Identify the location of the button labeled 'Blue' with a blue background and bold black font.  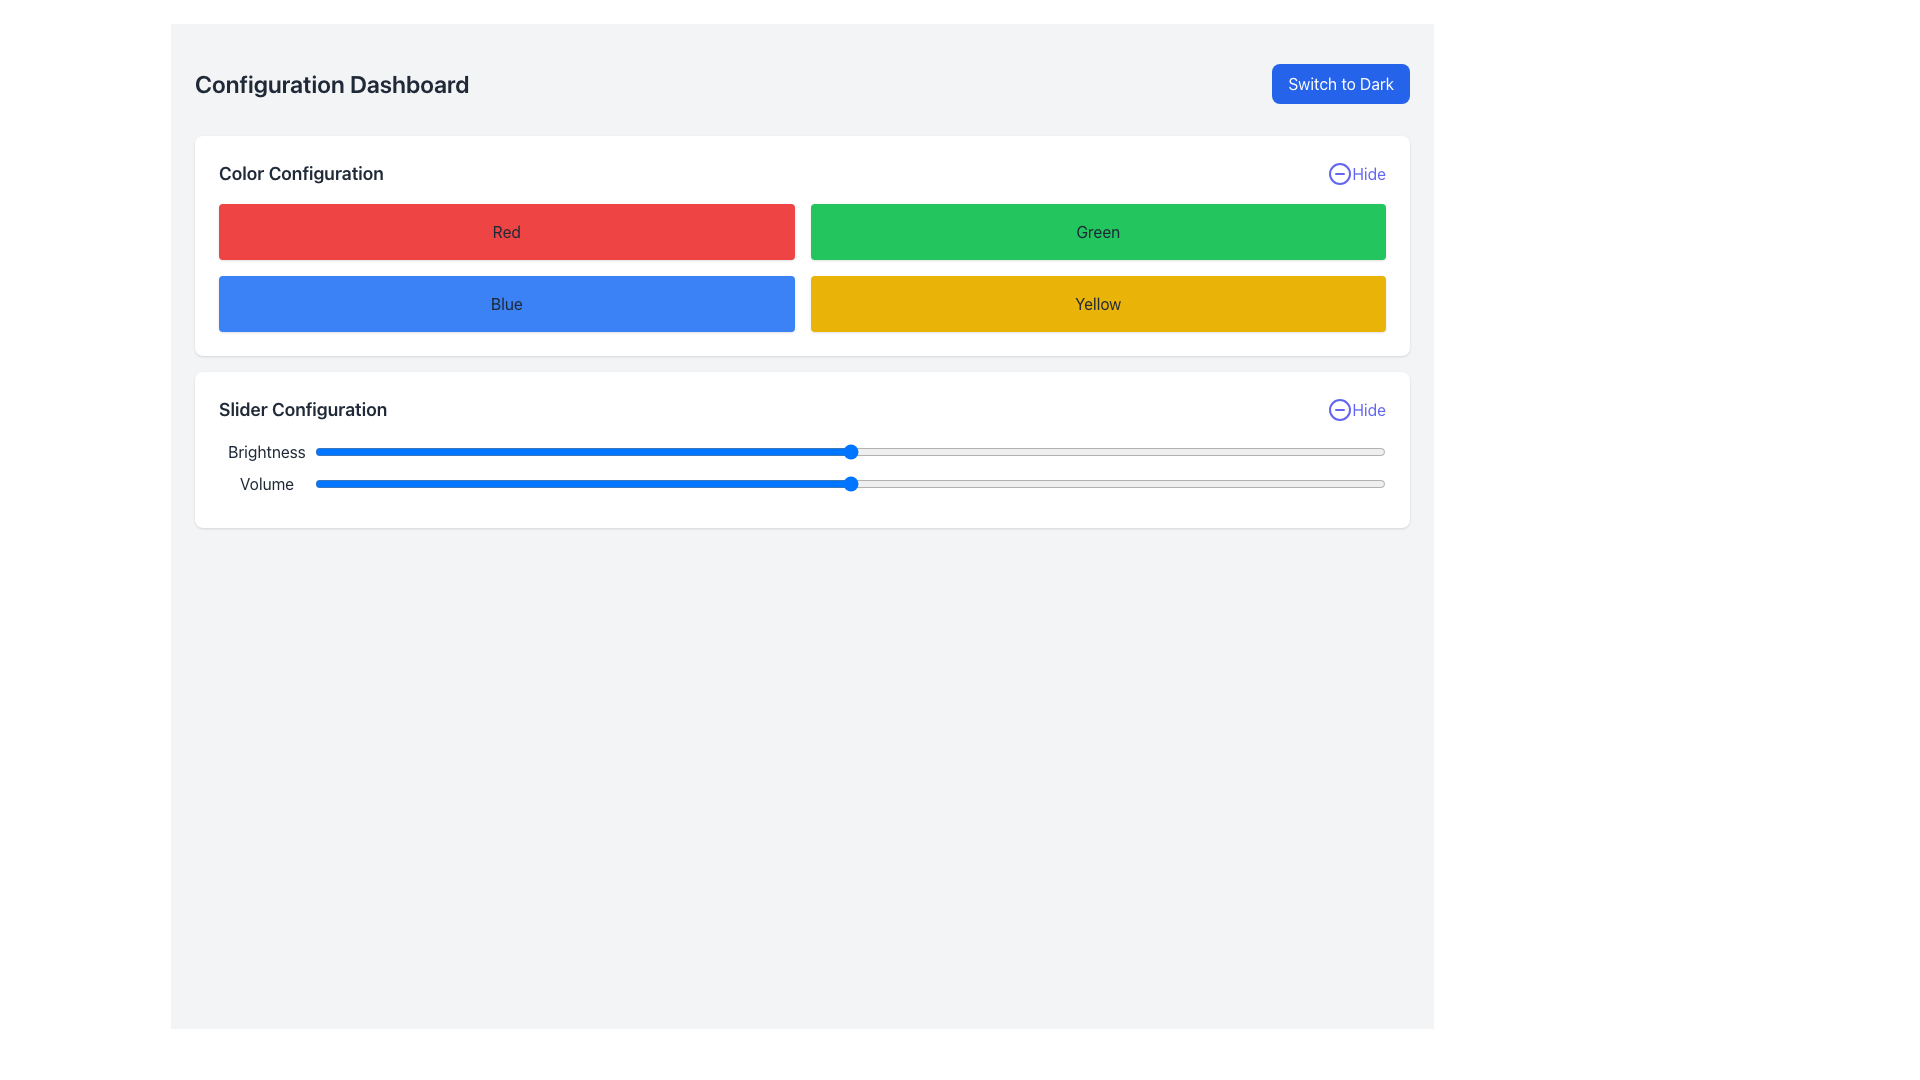
(506, 304).